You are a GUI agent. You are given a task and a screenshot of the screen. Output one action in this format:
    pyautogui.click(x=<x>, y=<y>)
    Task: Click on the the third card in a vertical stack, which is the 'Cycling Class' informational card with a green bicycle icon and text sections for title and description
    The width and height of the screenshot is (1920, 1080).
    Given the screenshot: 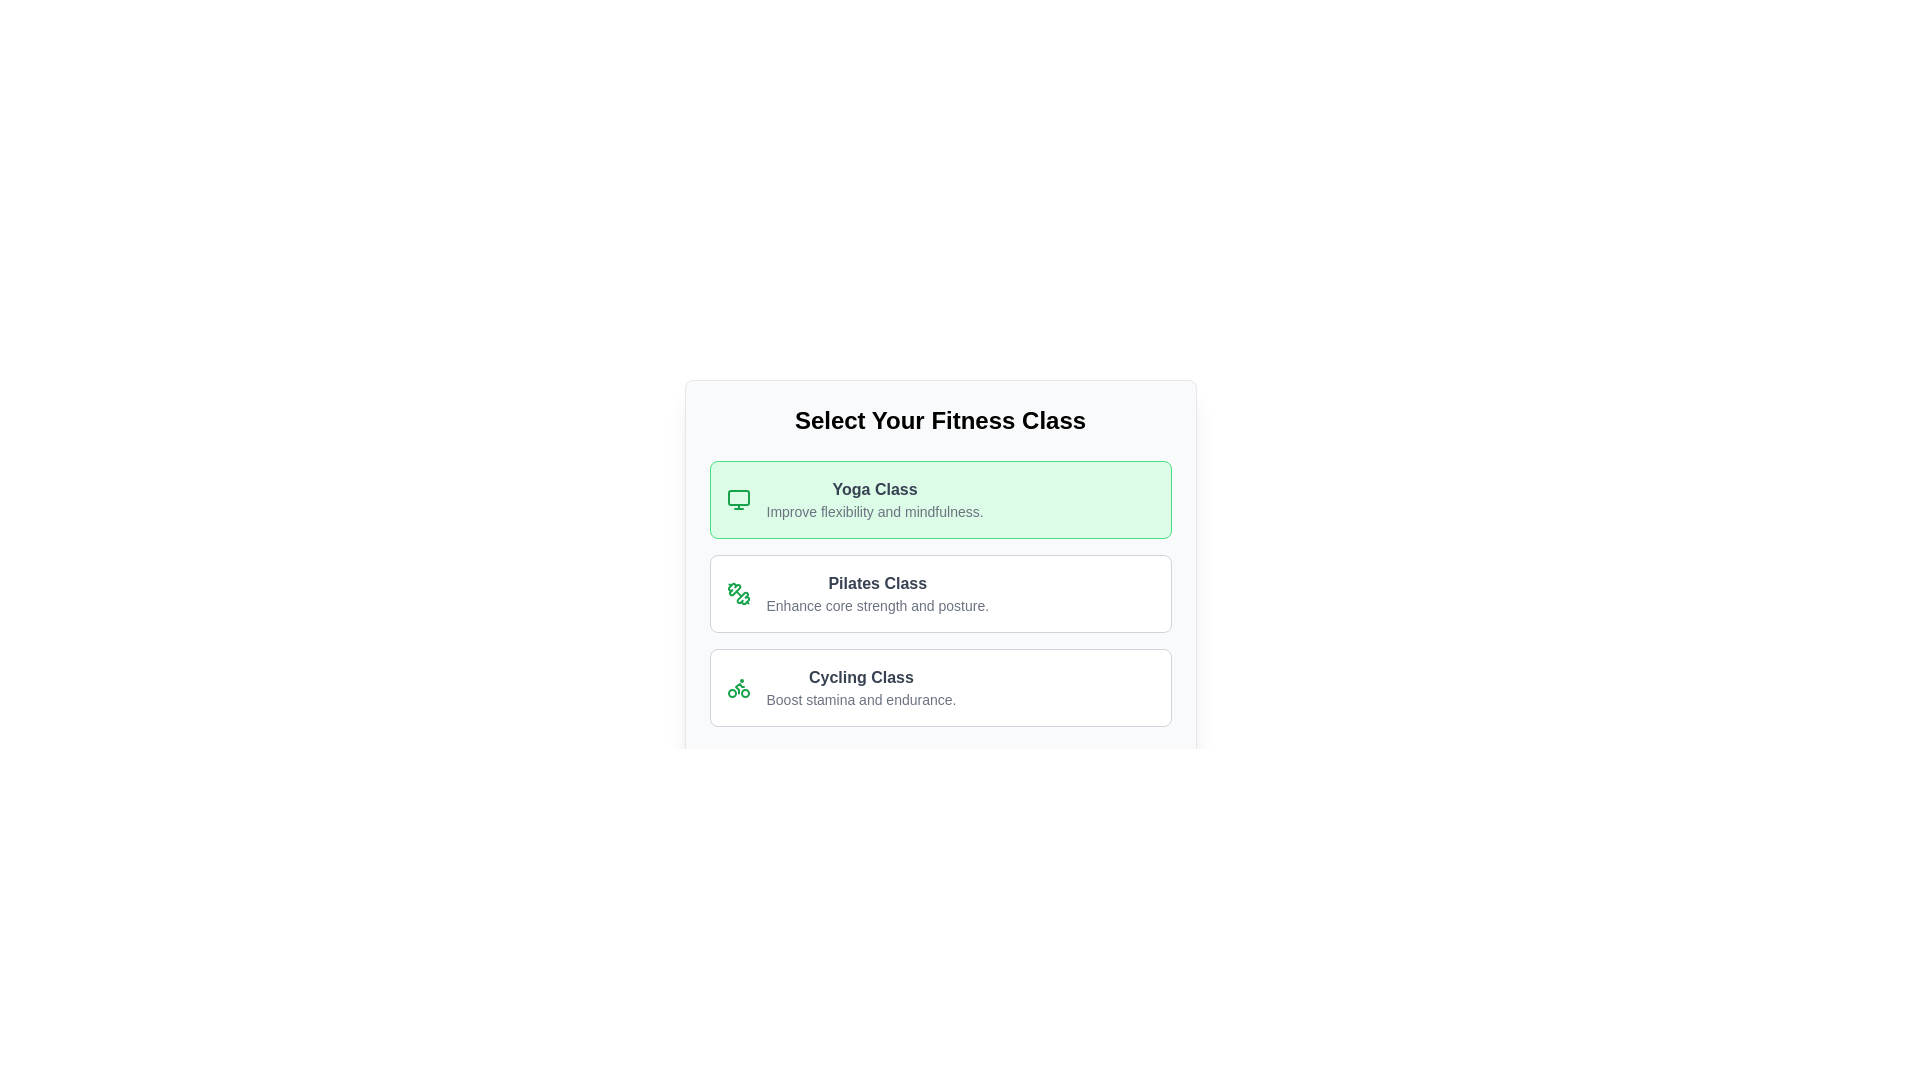 What is the action you would take?
    pyautogui.click(x=939, y=686)
    